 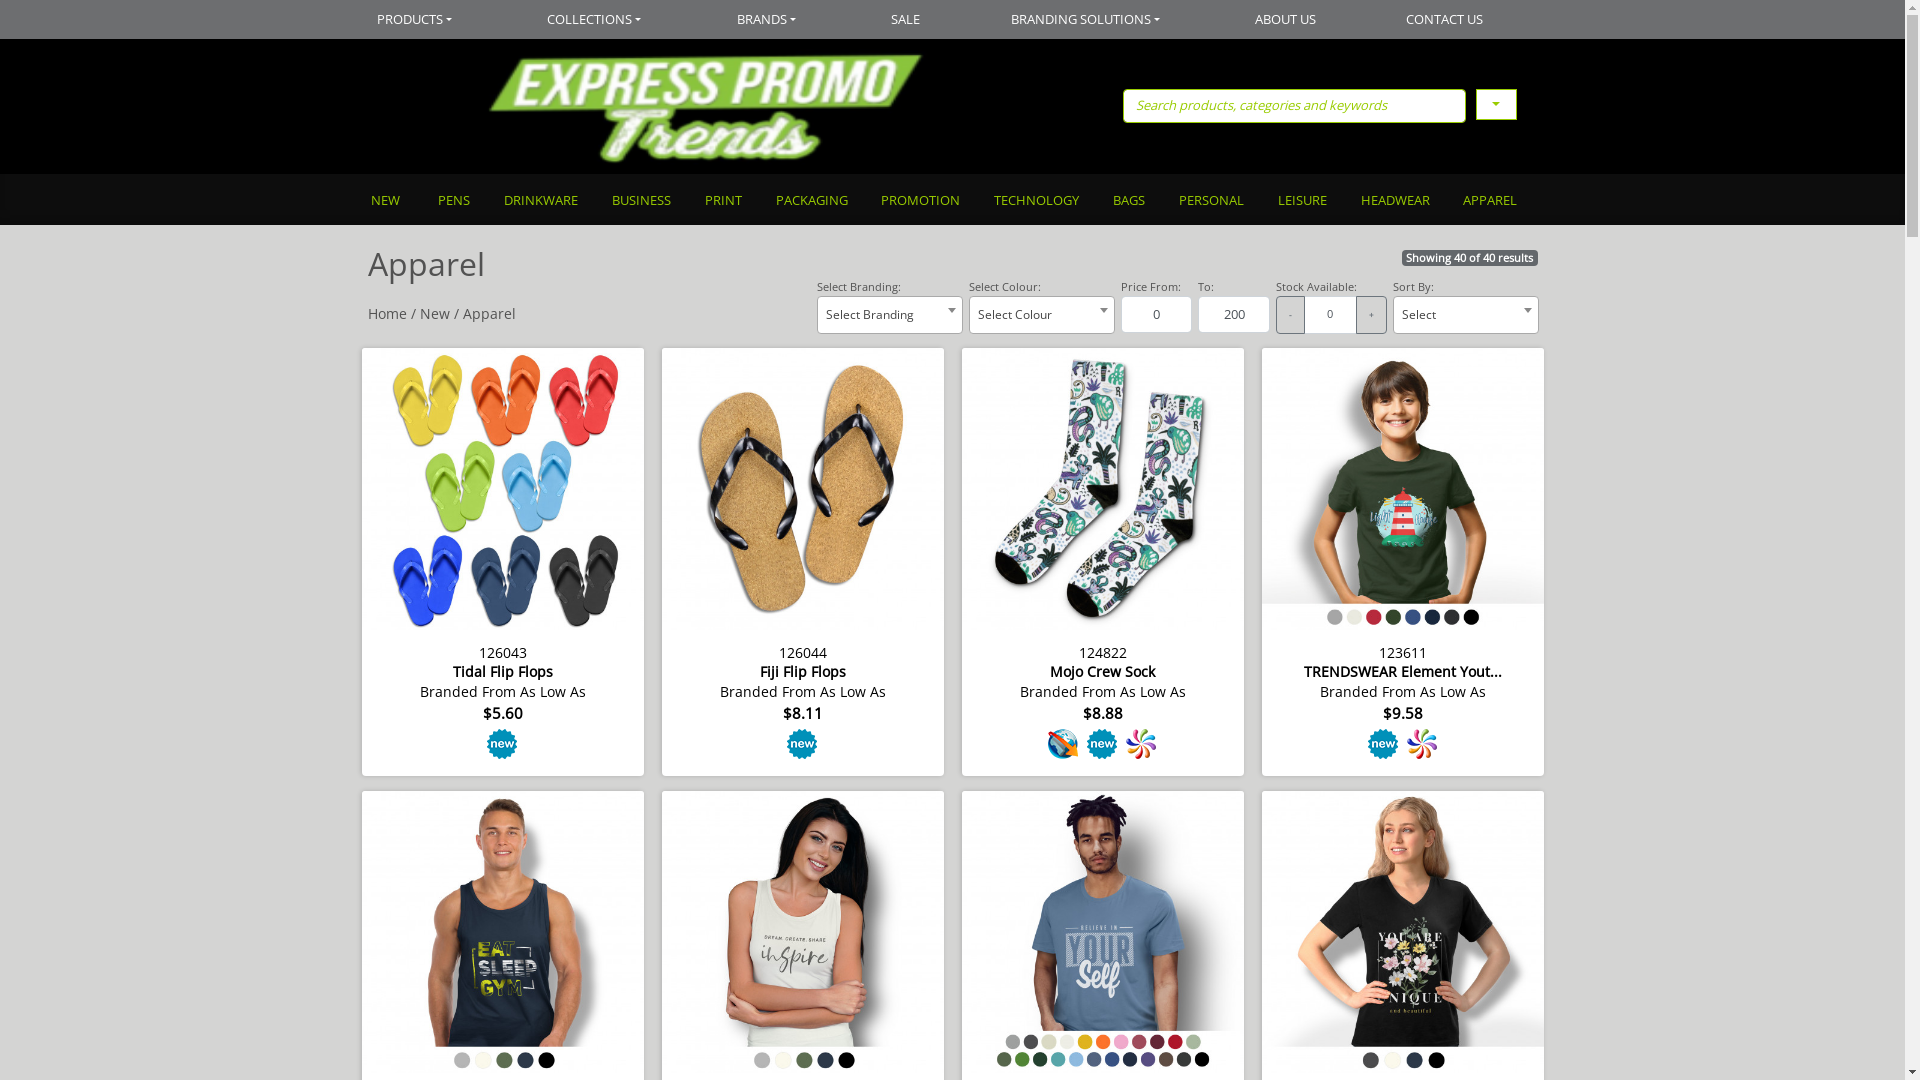 I want to click on 'ABOUT US', so click(x=1286, y=19).